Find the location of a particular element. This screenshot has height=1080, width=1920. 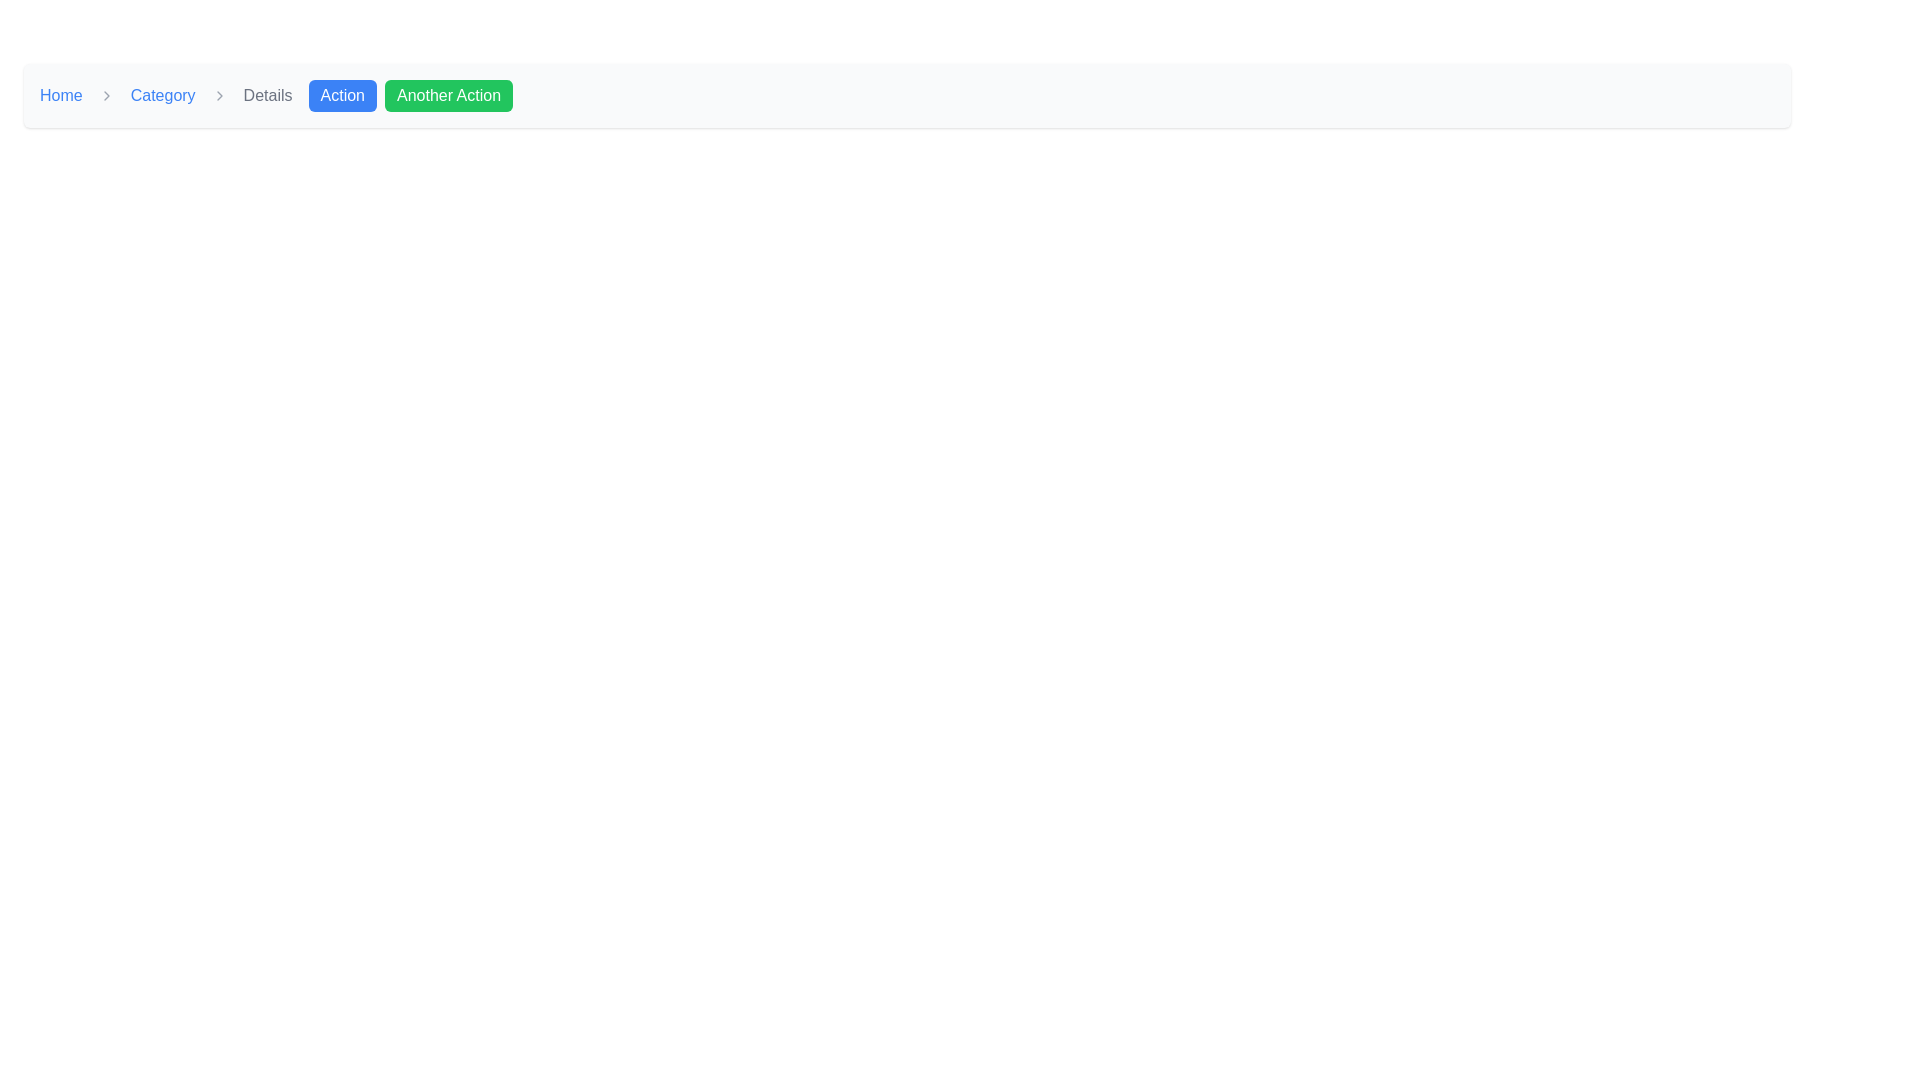

the 'Home' hyperlink in the breadcrumb navigation is located at coordinates (61, 96).